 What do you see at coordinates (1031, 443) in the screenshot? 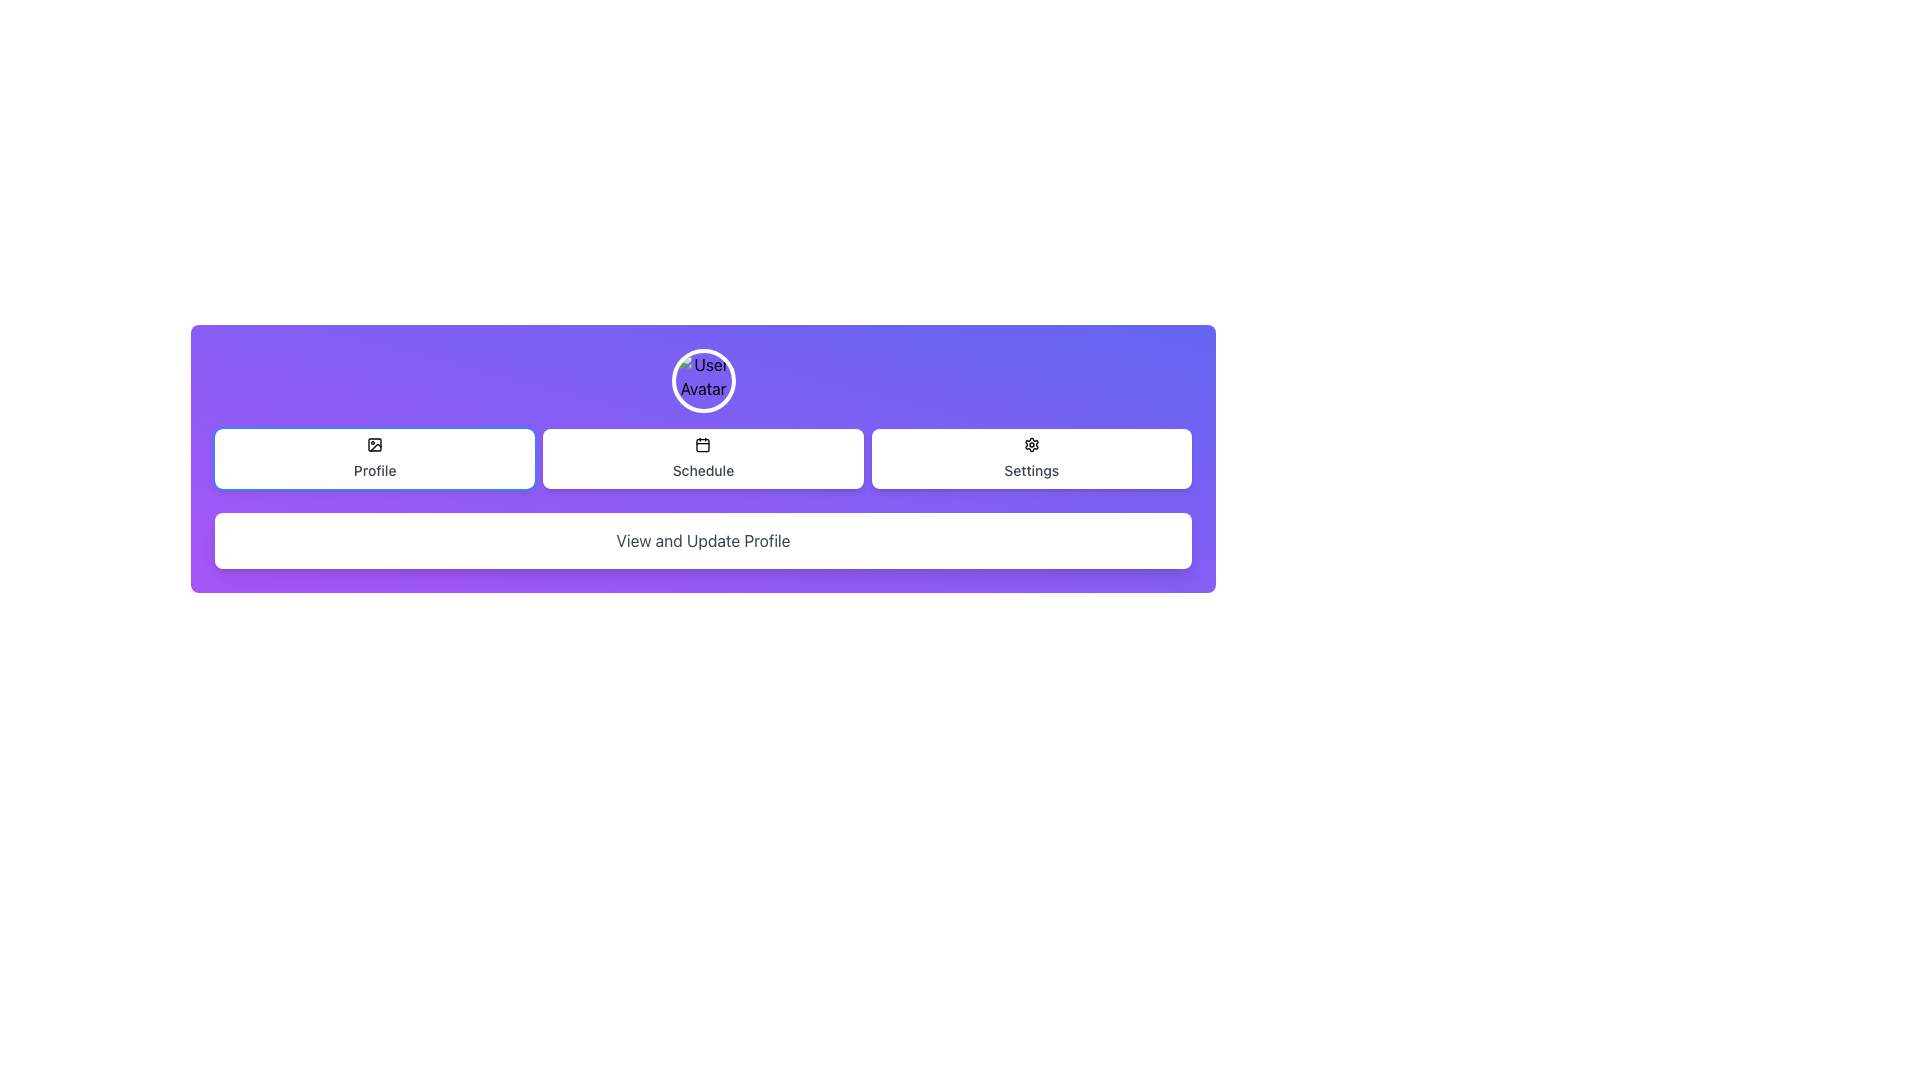
I see `the cogwheel-shaped icon representing settings functionality located in the top-center of the 'Settings' card, which is the third card from the left` at bounding box center [1031, 443].